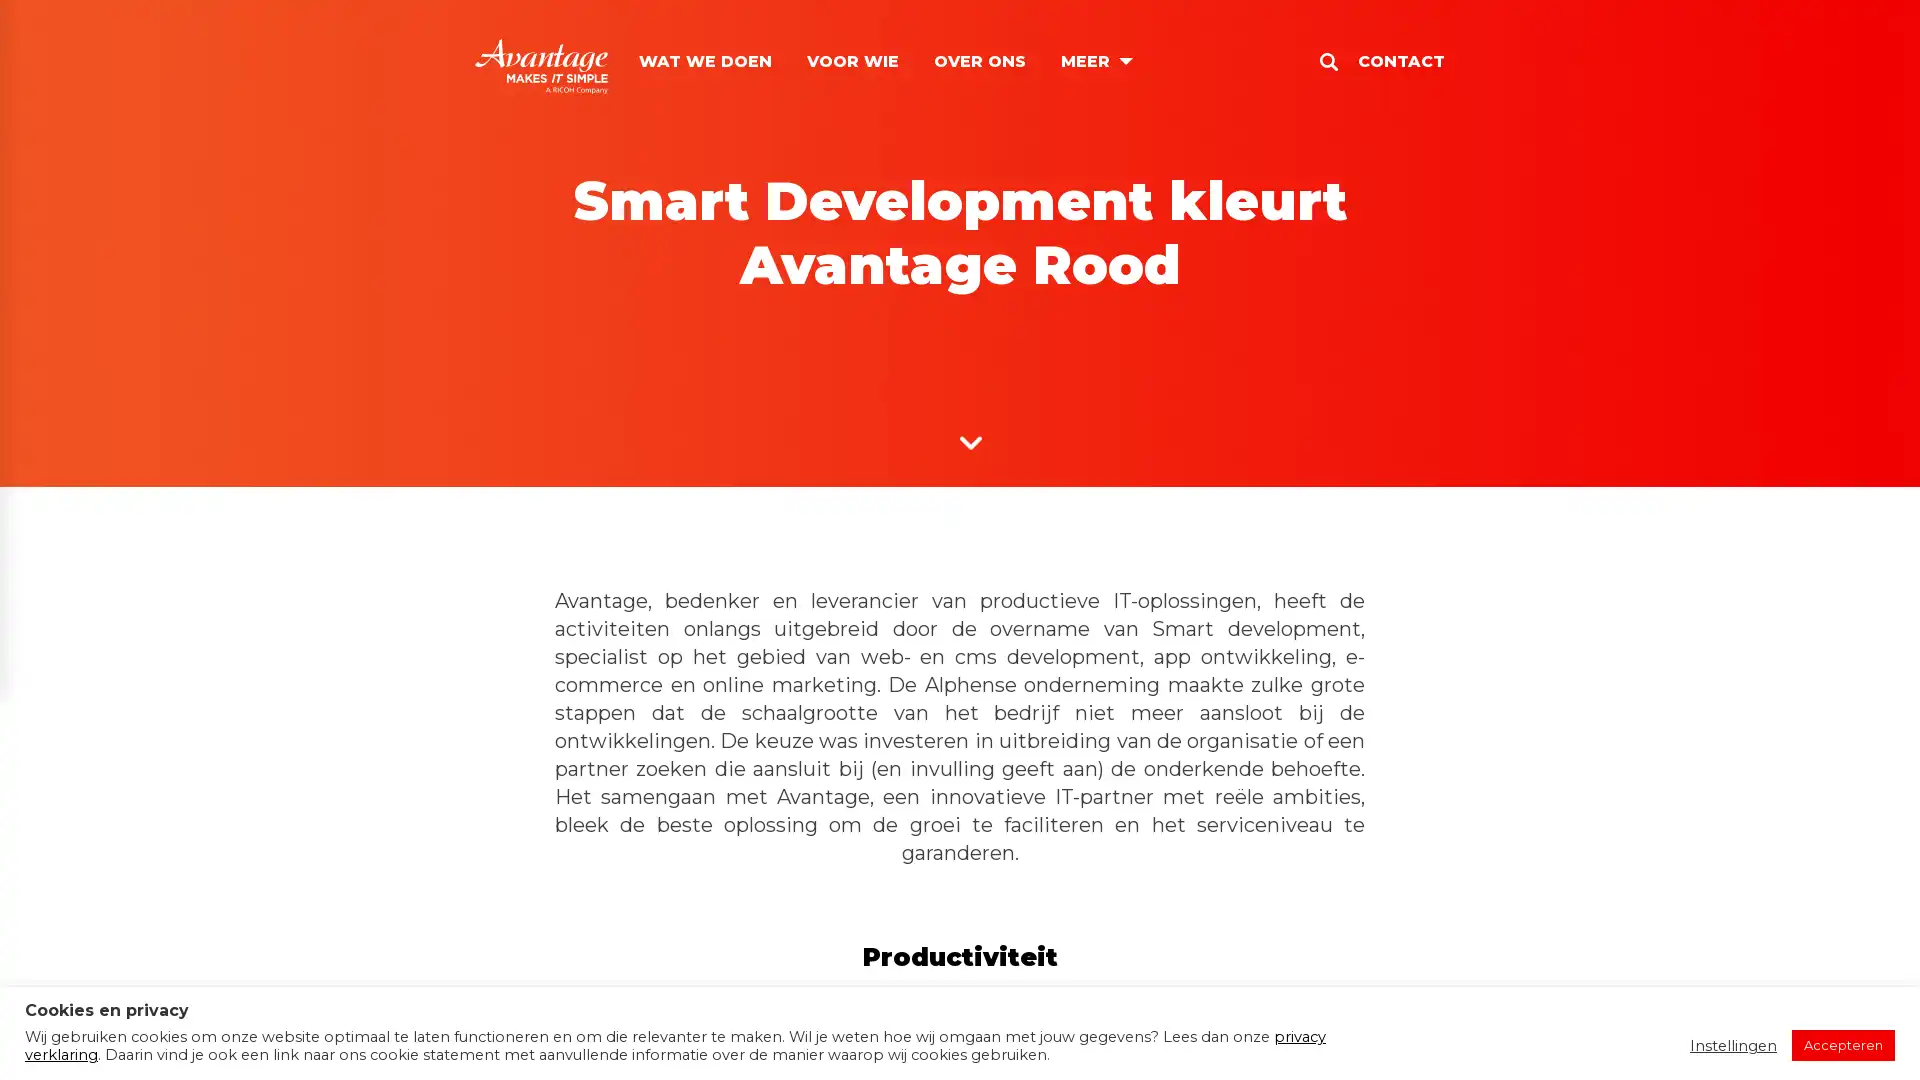  I want to click on Accepteren, so click(1842, 1044).